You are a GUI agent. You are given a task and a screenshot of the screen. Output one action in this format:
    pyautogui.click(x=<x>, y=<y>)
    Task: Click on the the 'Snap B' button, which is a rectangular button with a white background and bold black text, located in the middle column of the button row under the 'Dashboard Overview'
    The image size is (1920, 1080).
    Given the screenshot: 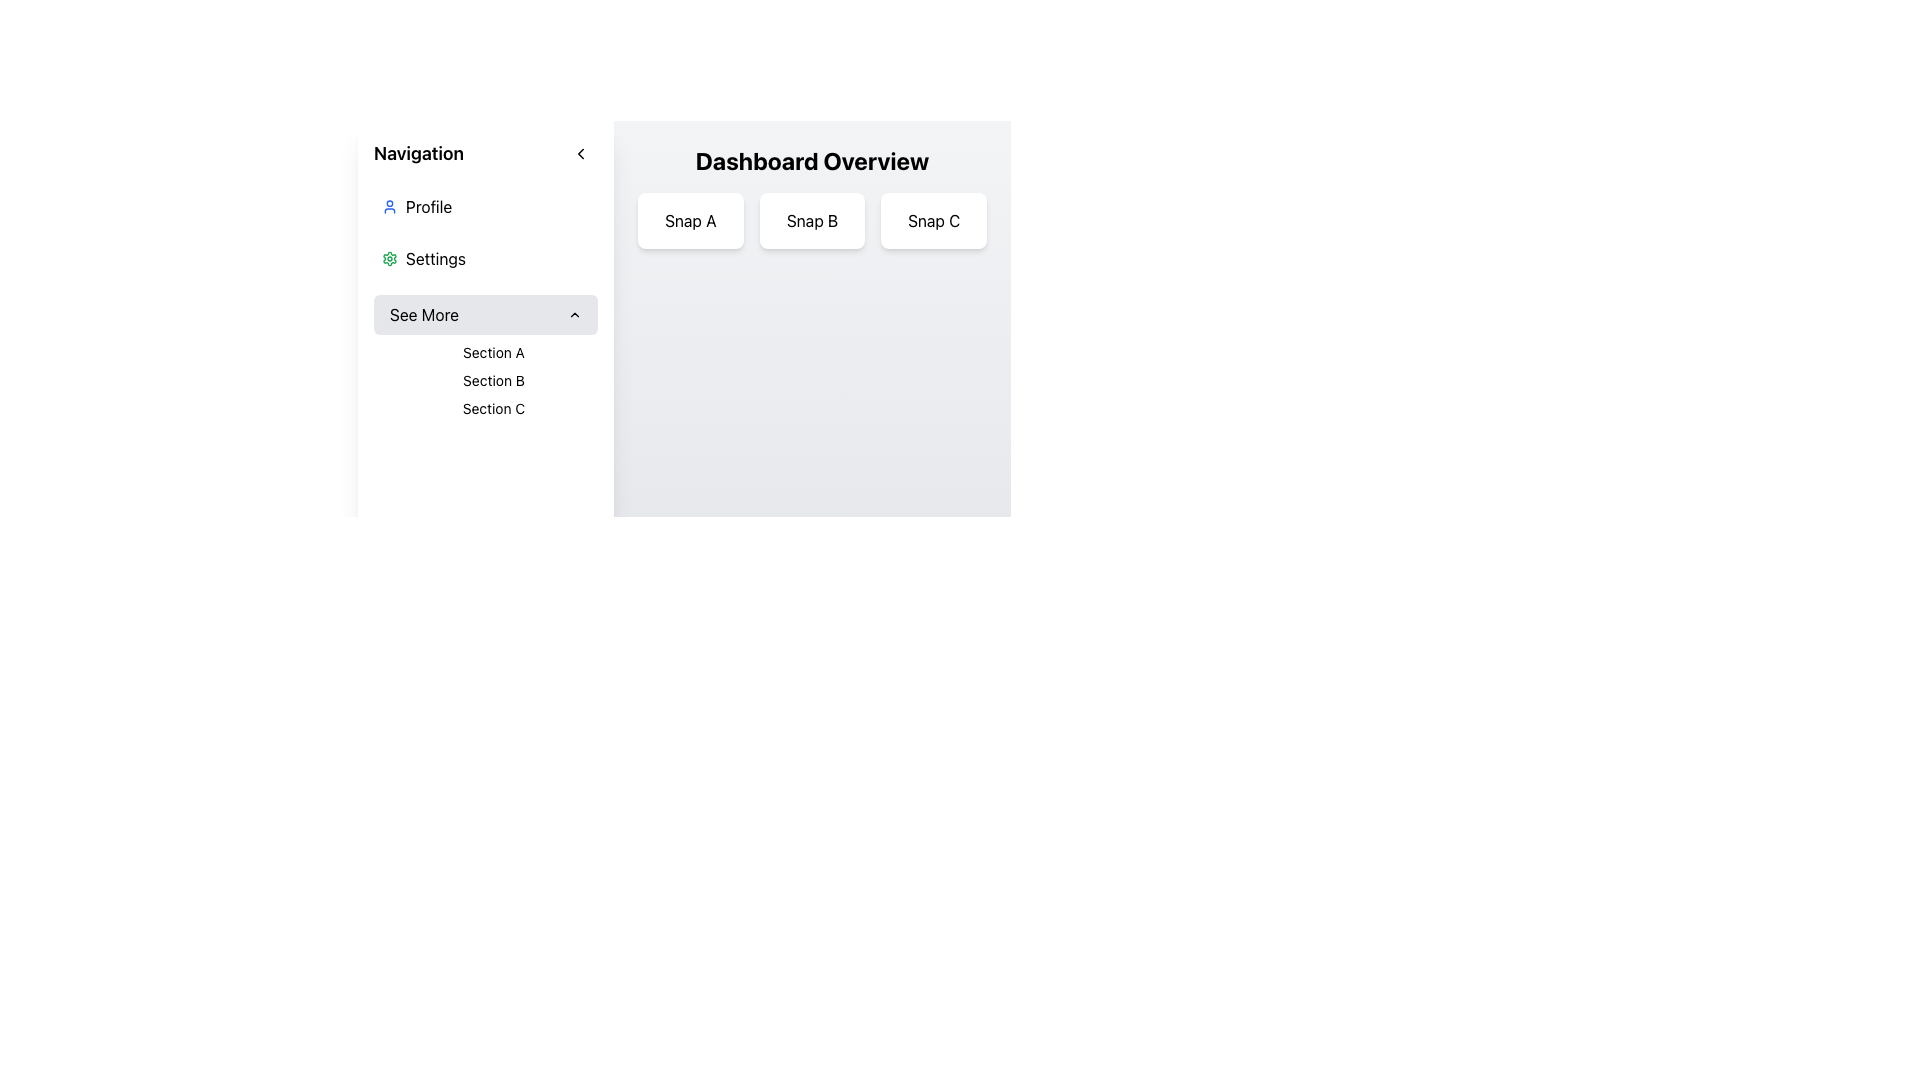 What is the action you would take?
    pyautogui.click(x=812, y=220)
    